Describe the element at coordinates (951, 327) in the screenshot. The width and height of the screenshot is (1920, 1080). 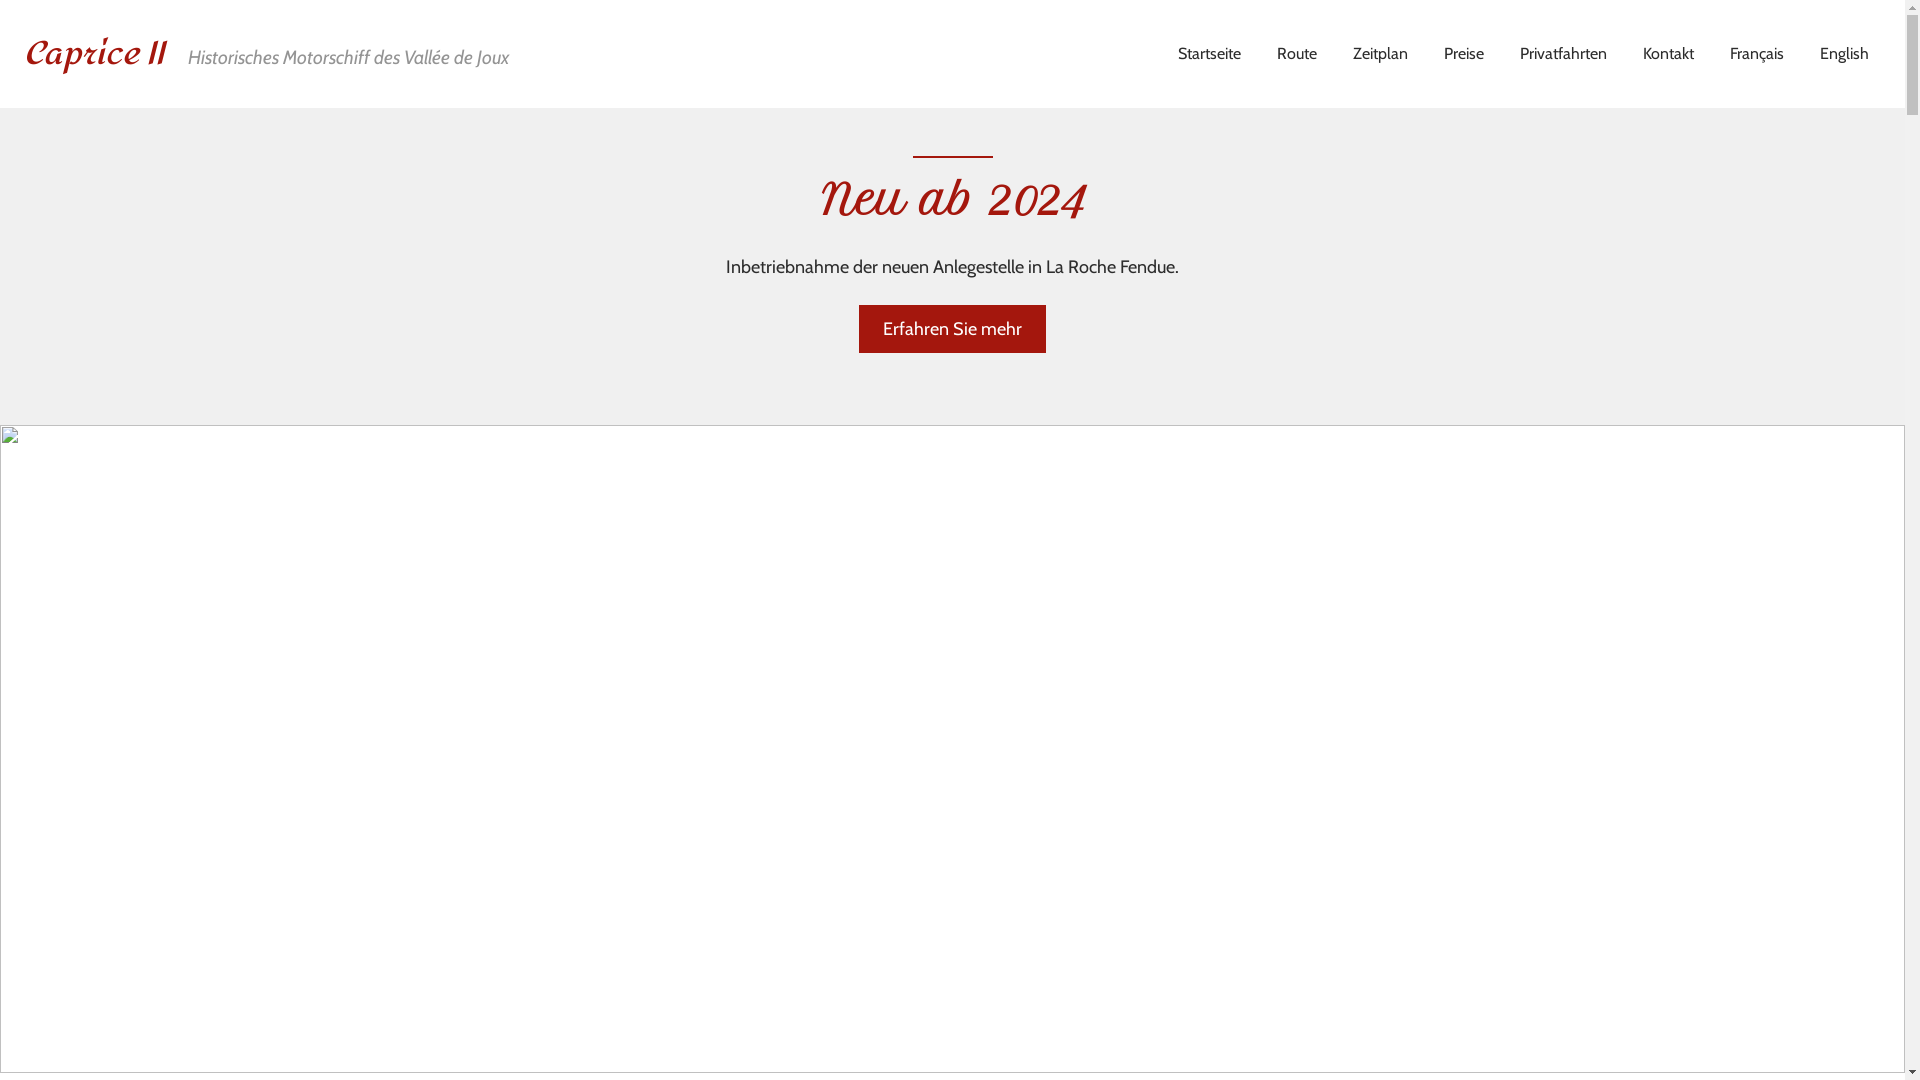
I see `'Erfahren Sie mehr'` at that location.